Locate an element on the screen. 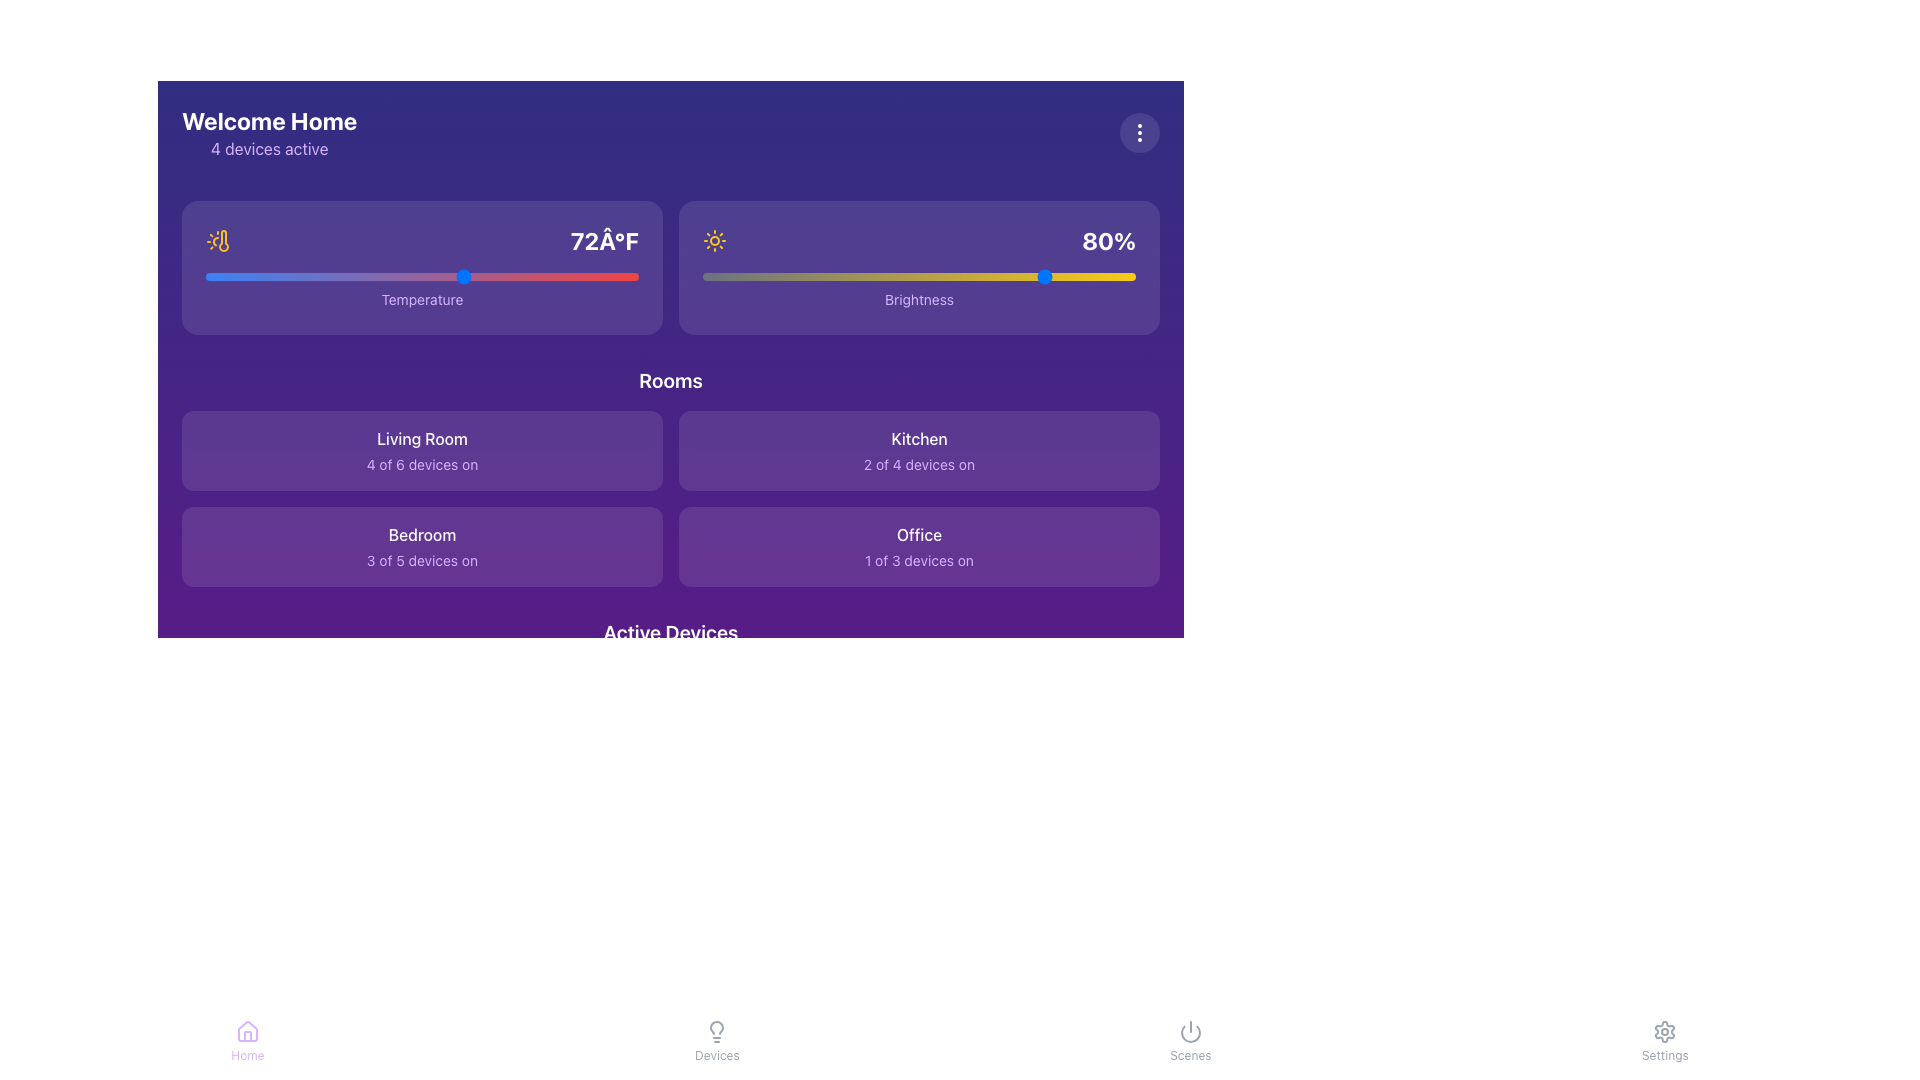 The width and height of the screenshot is (1920, 1080). brightness level is located at coordinates (854, 277).